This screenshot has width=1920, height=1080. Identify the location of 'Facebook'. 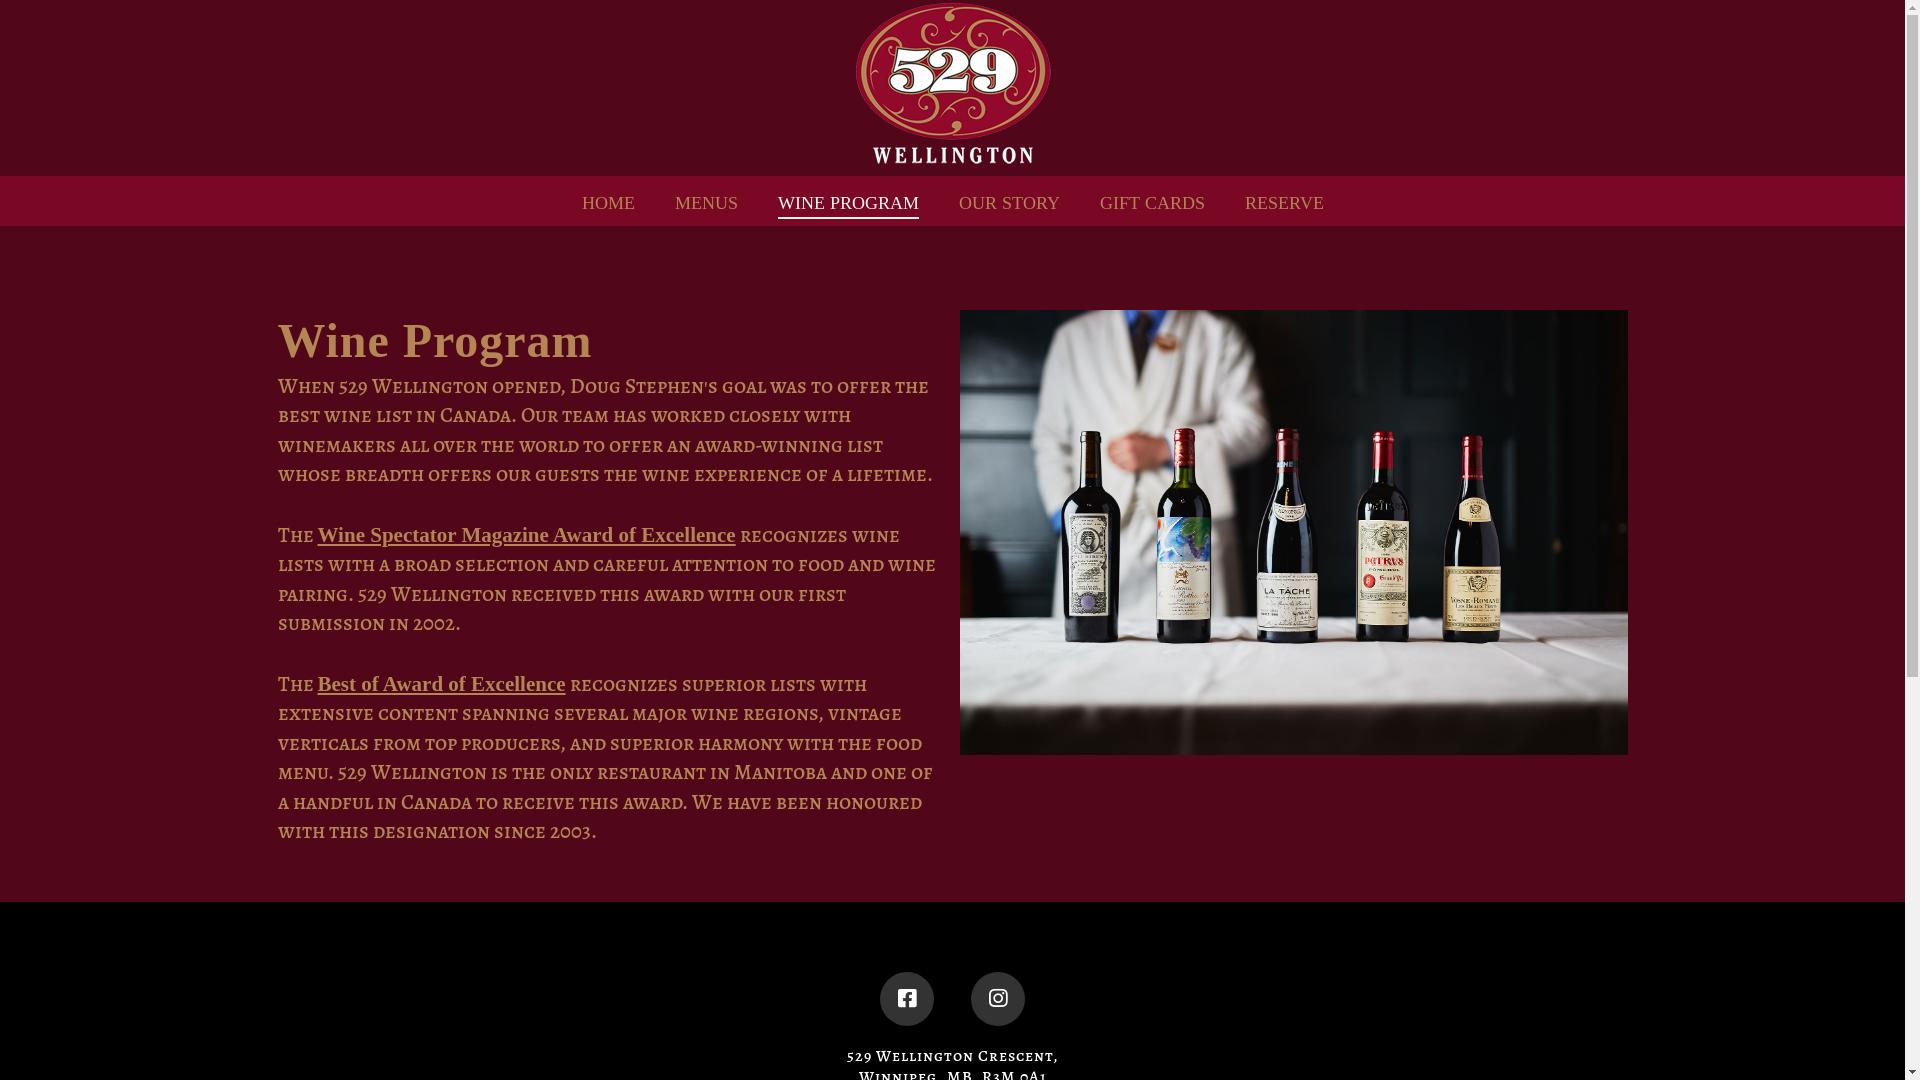
(906, 999).